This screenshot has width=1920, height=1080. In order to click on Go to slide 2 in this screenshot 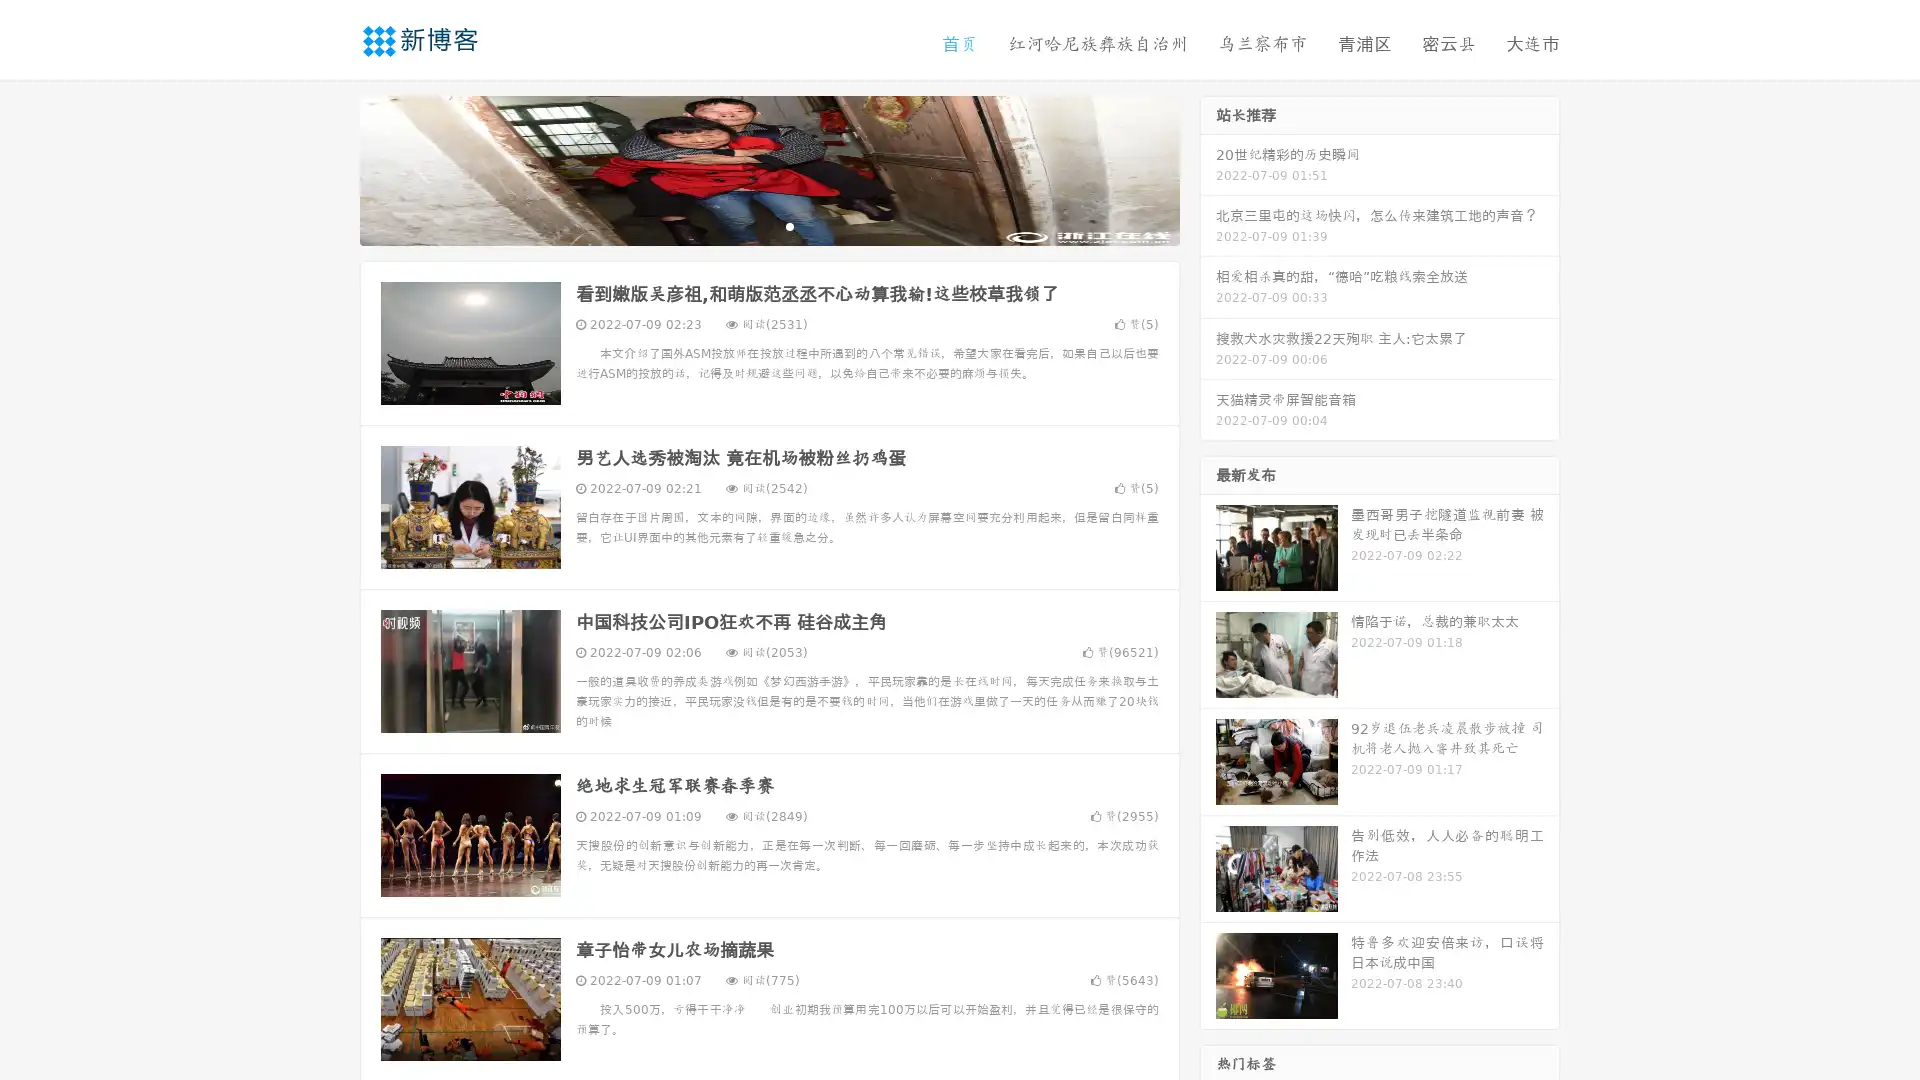, I will do `click(768, 225)`.